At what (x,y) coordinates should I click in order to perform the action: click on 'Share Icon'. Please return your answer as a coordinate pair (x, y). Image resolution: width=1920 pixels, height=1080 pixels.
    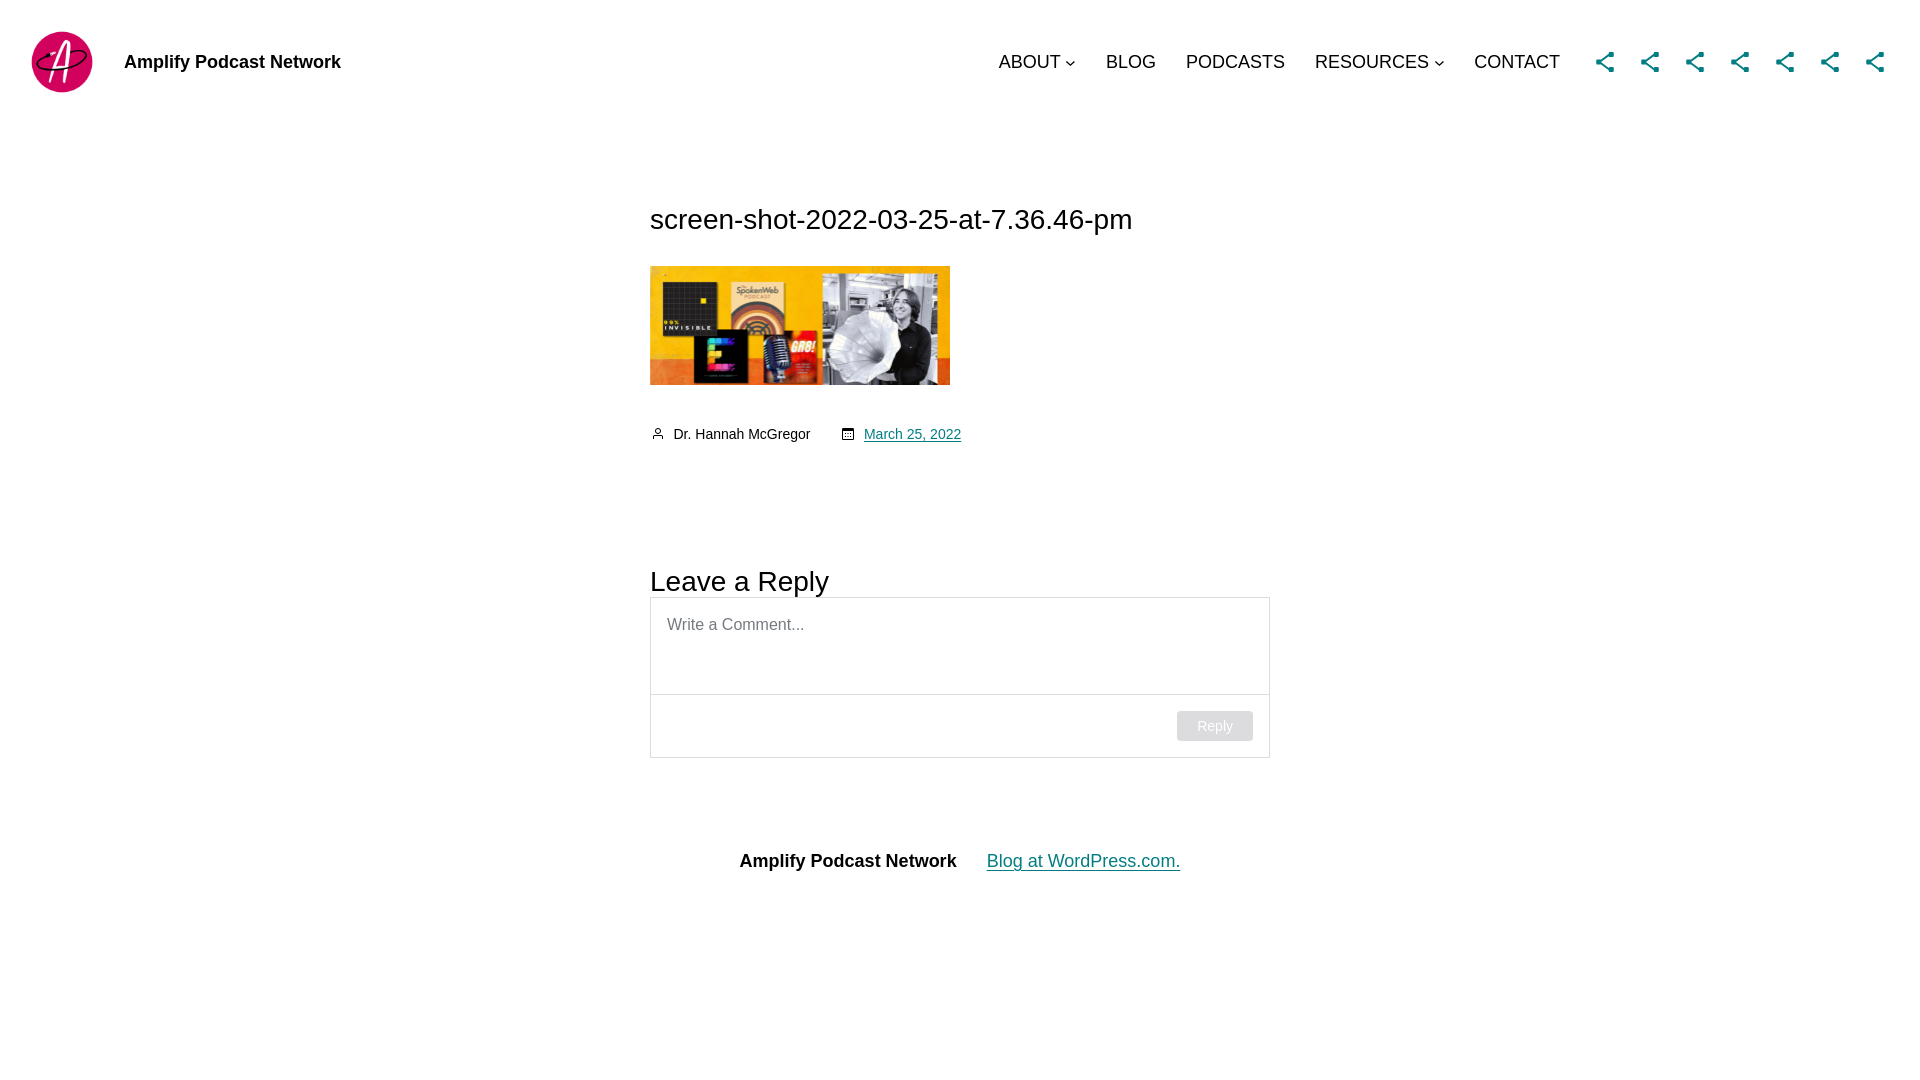
    Looking at the image, I should click on (1829, 60).